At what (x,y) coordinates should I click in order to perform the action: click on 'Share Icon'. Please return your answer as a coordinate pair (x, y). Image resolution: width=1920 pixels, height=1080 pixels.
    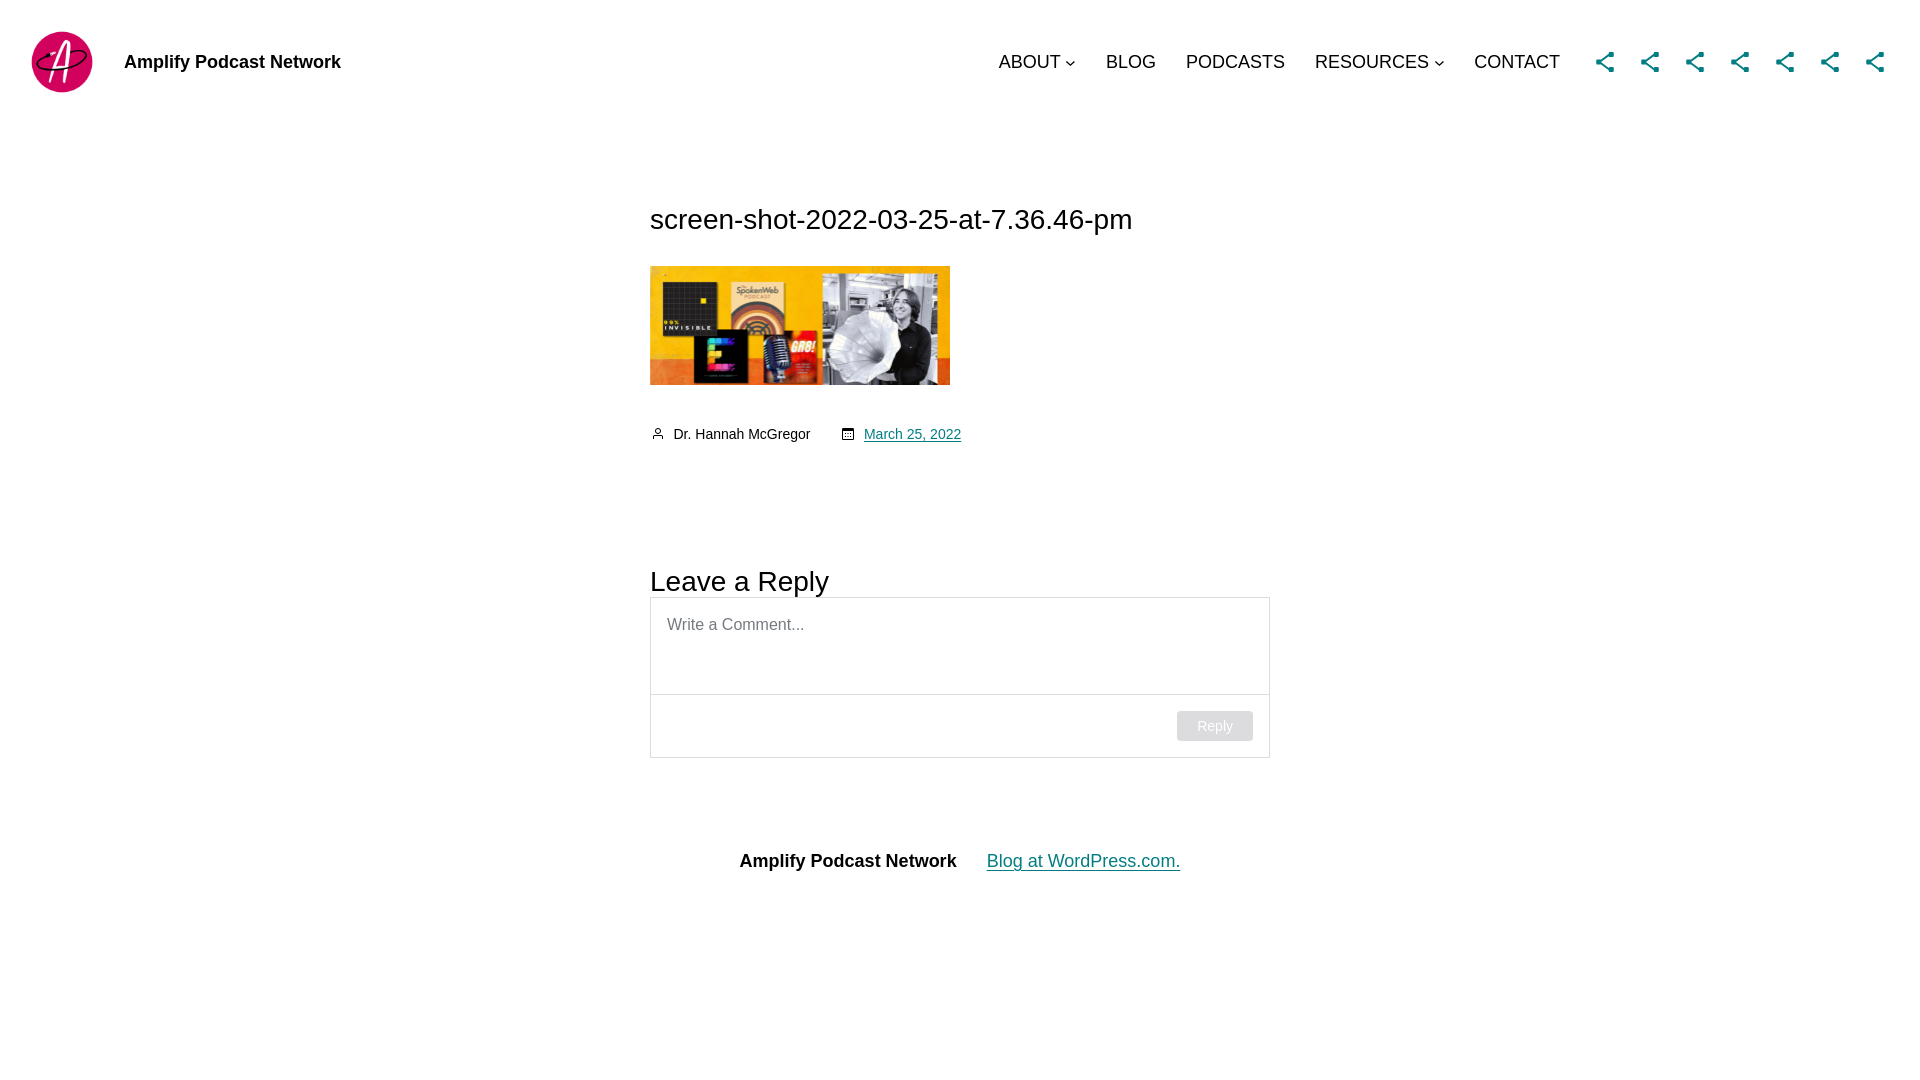
    Looking at the image, I should click on (1829, 60).